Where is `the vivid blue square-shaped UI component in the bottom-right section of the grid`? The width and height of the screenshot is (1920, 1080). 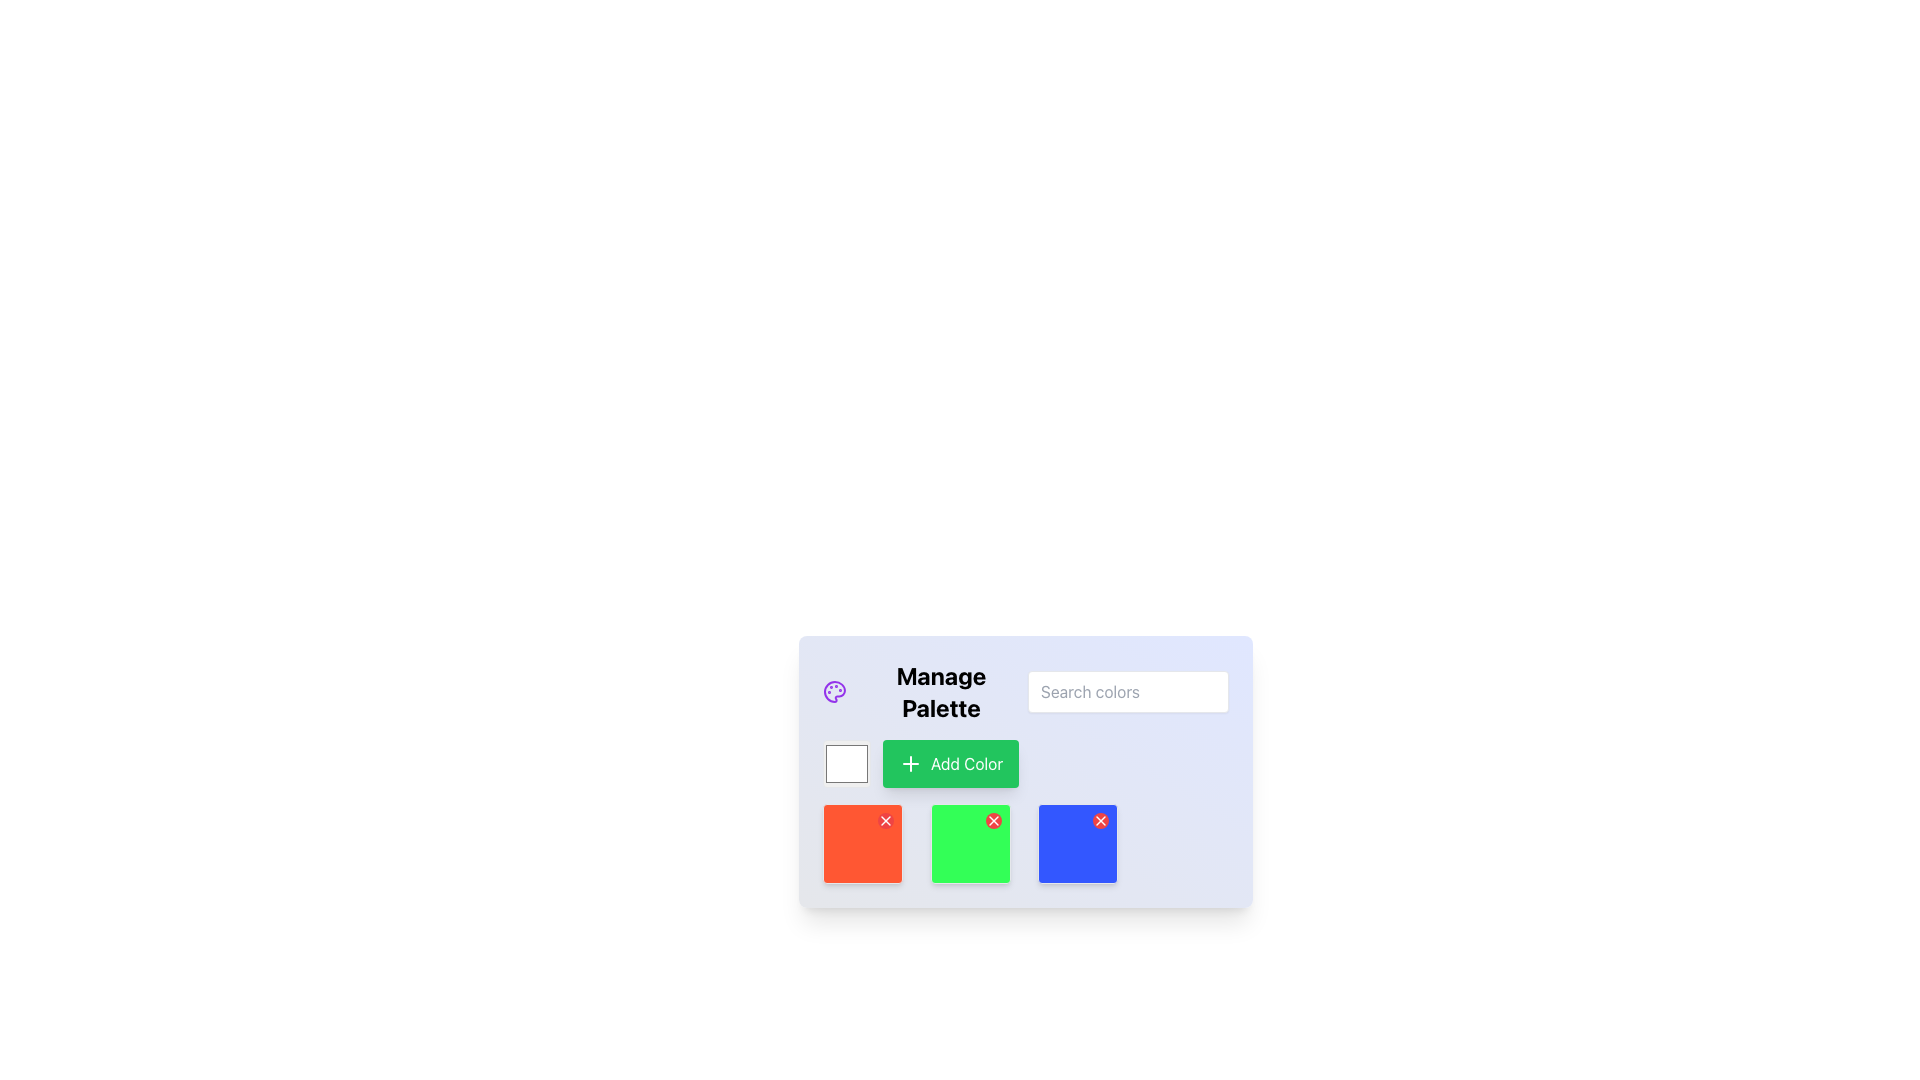
the vivid blue square-shaped UI component in the bottom-right section of the grid is located at coordinates (1077, 844).